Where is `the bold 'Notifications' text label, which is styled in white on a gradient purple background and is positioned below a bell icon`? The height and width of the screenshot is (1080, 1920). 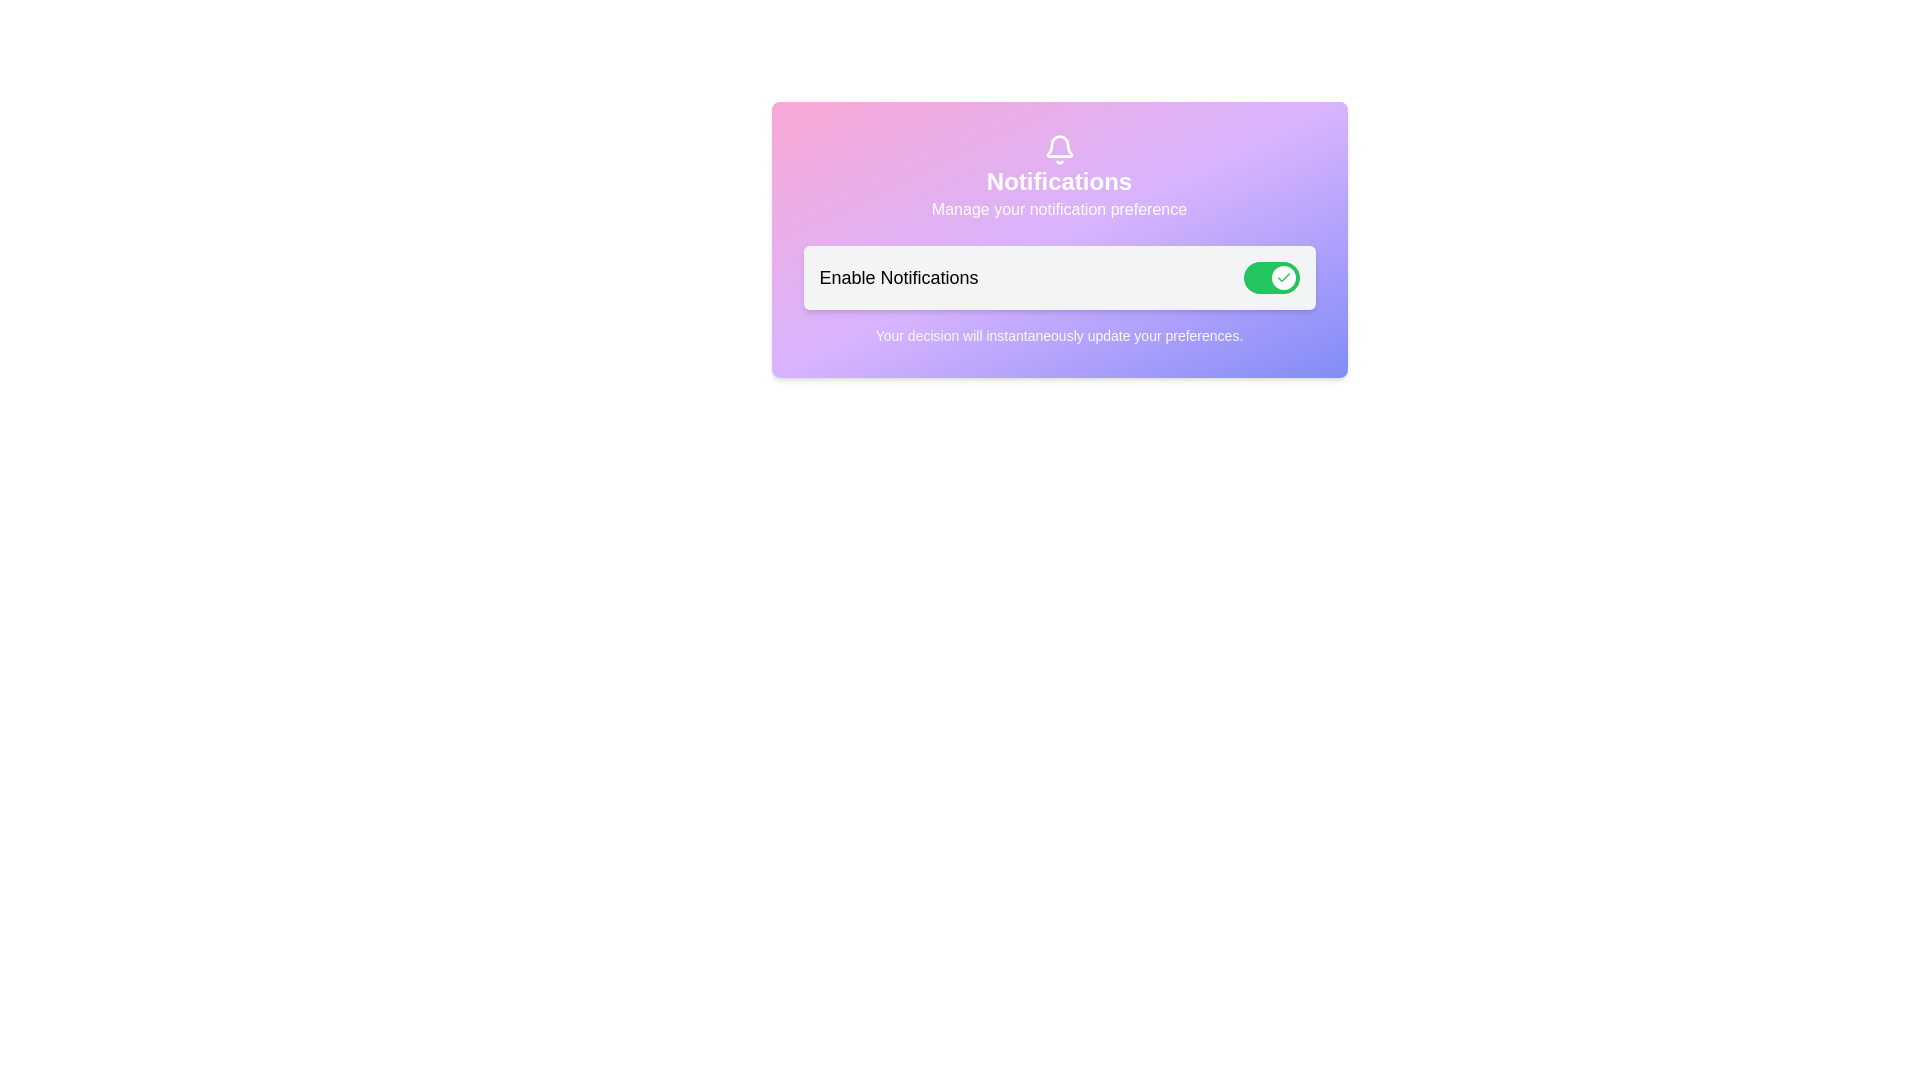
the bold 'Notifications' text label, which is styled in white on a gradient purple background and is positioned below a bell icon is located at coordinates (1058, 181).